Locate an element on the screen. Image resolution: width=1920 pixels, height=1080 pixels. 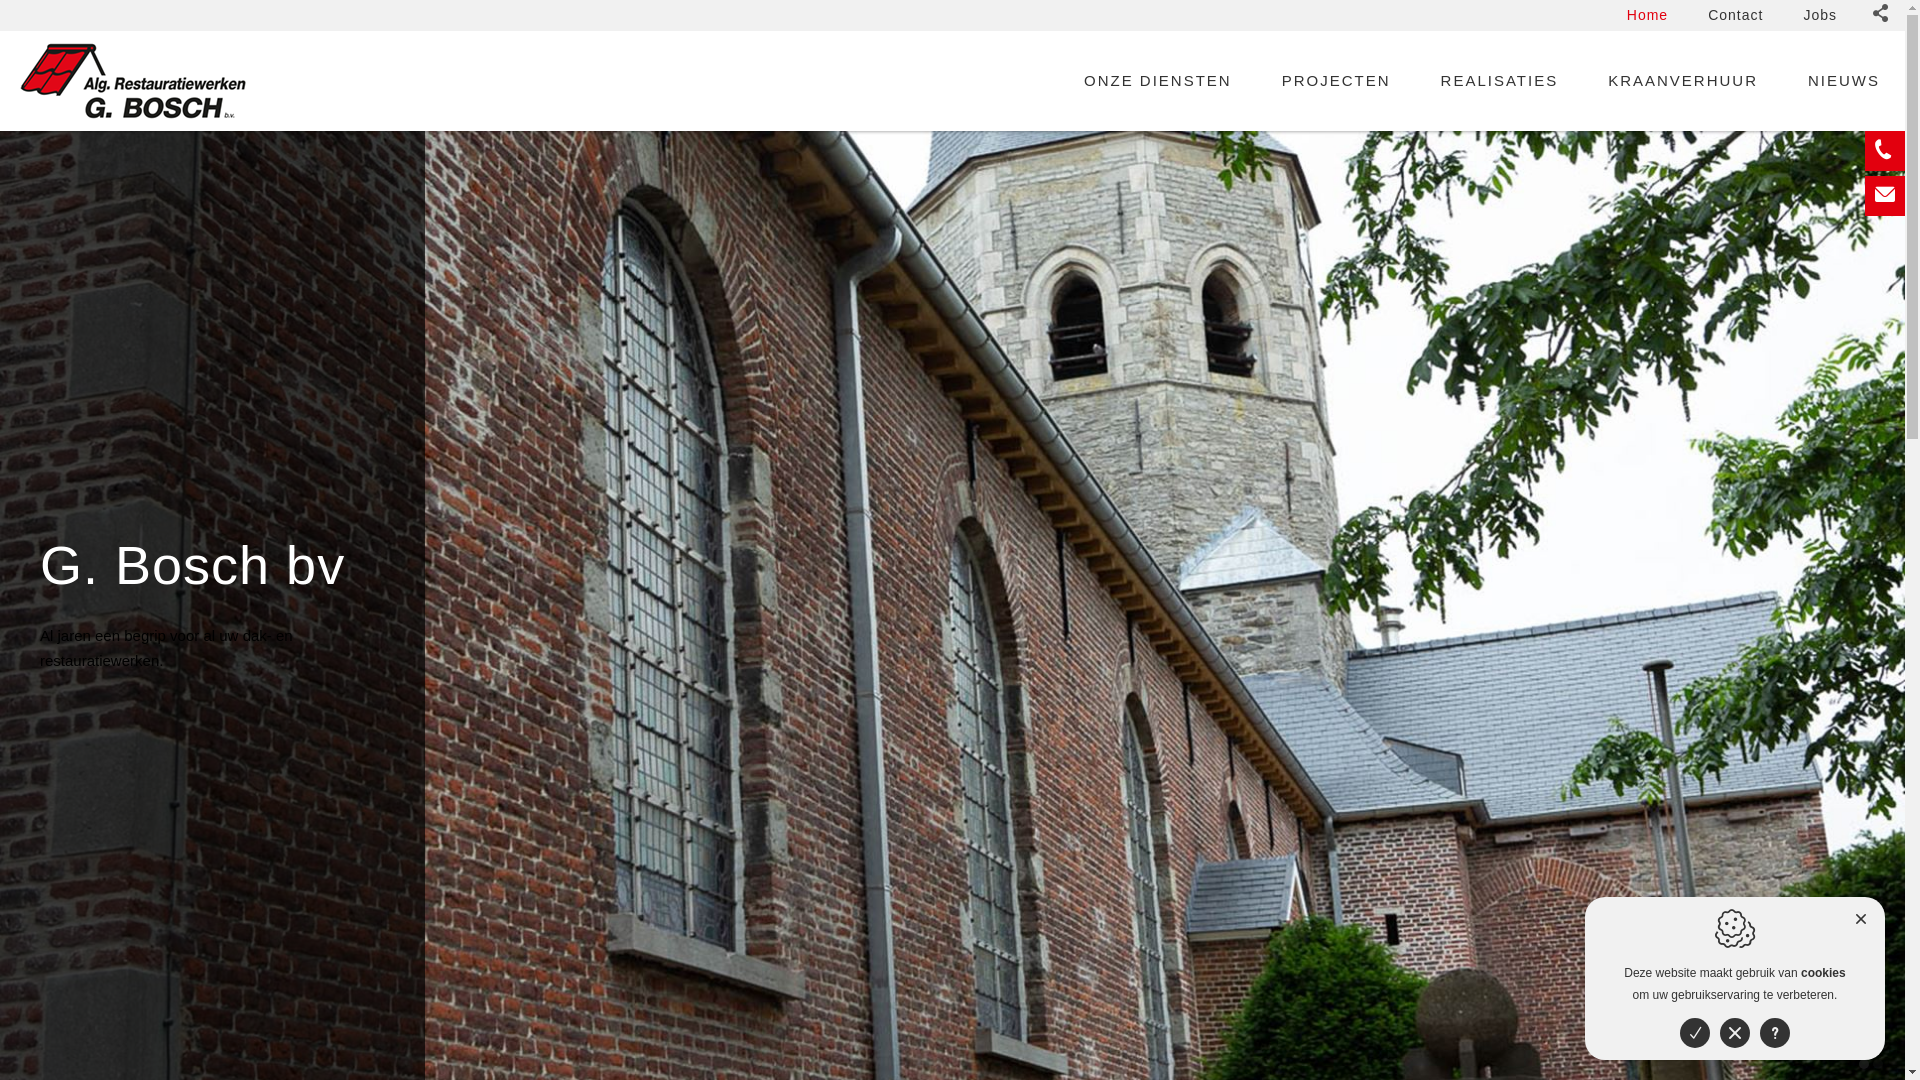
'NIEUWS' is located at coordinates (1842, 80).